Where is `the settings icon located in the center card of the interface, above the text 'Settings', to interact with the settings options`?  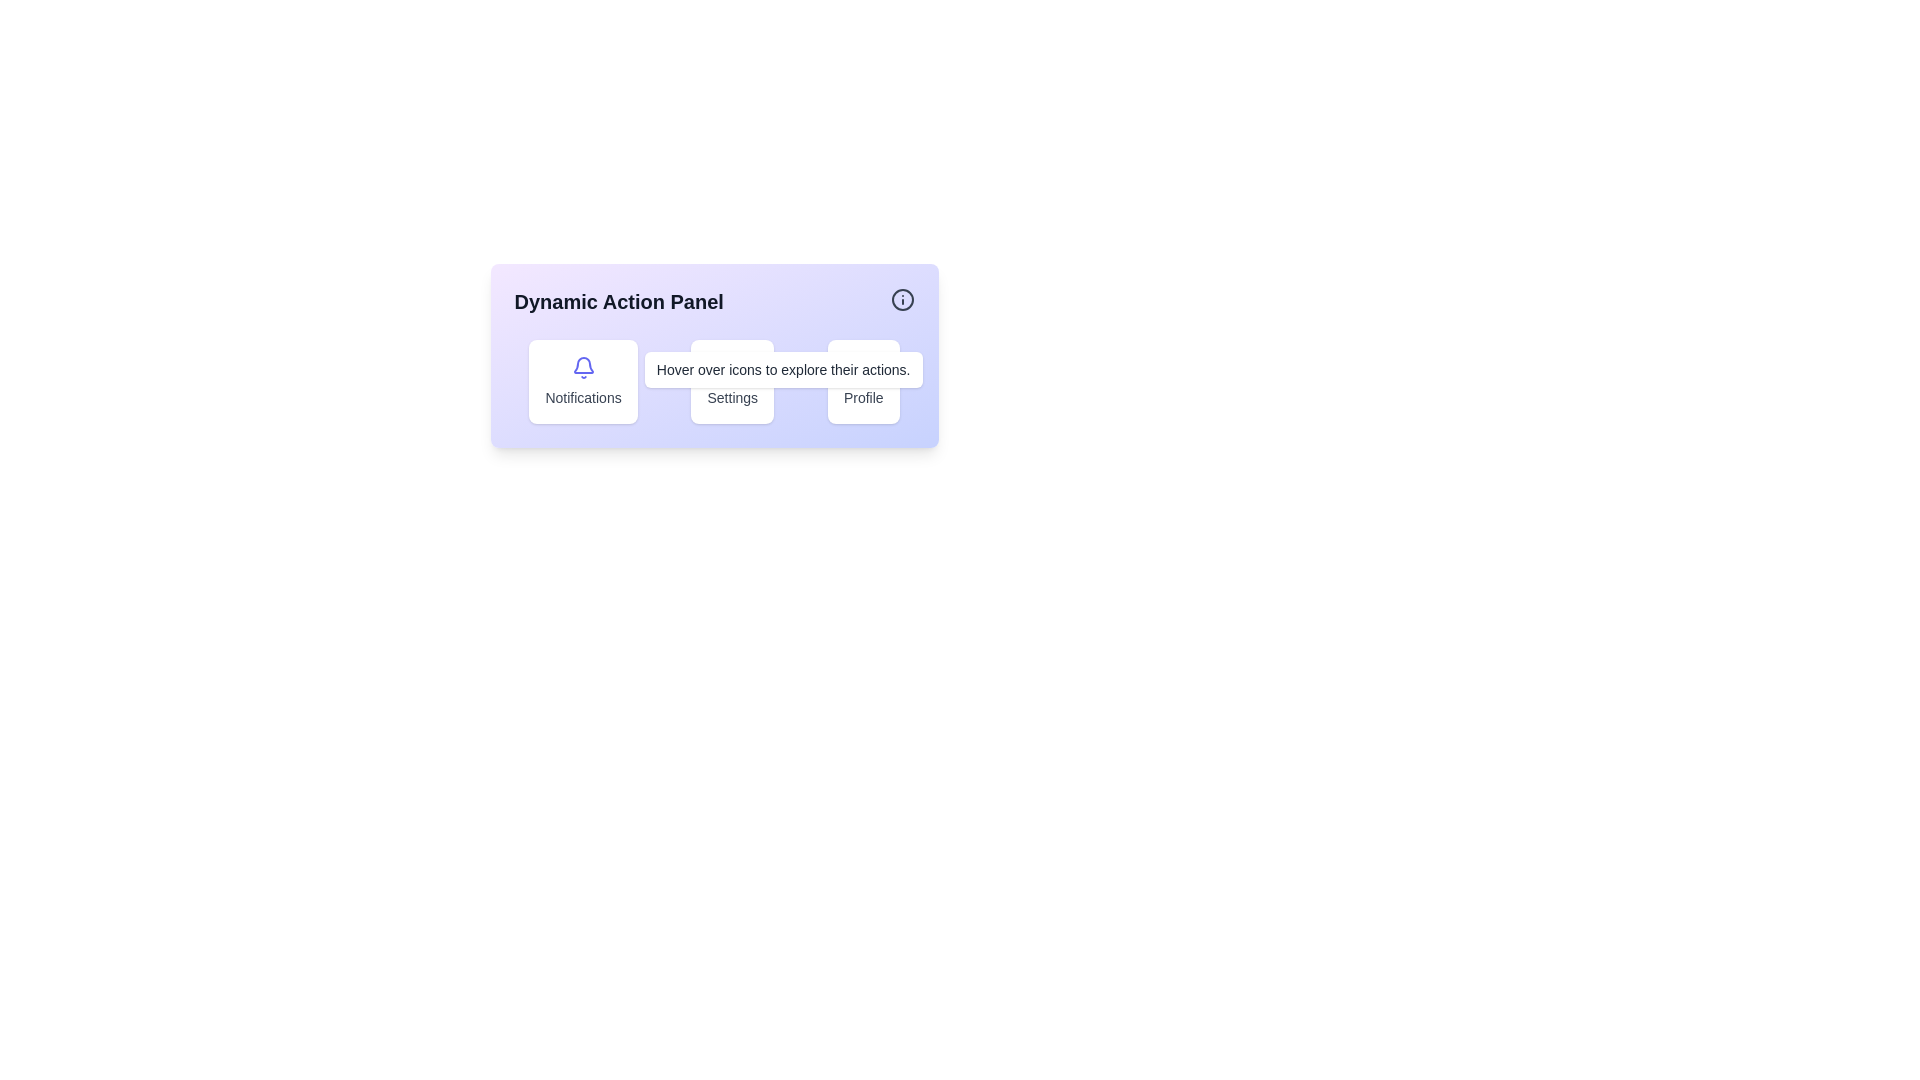 the settings icon located in the center card of the interface, above the text 'Settings', to interact with the settings options is located at coordinates (731, 367).